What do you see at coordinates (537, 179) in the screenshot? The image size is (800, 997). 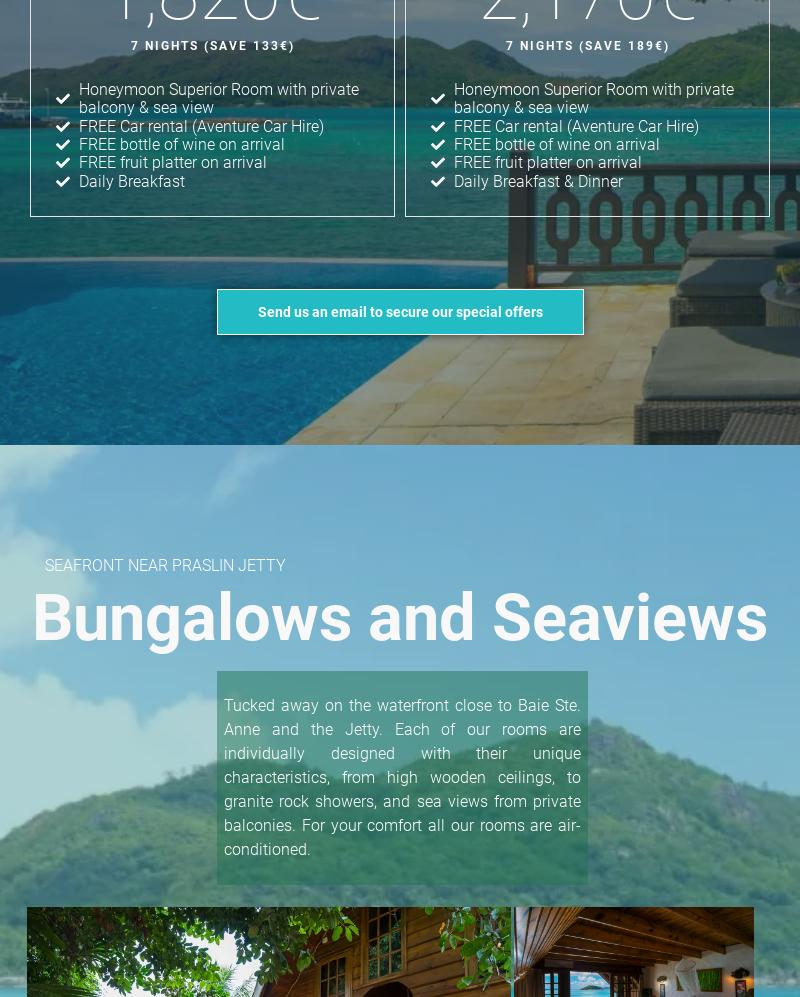 I see `'Daily Breakfast & Dinner'` at bounding box center [537, 179].